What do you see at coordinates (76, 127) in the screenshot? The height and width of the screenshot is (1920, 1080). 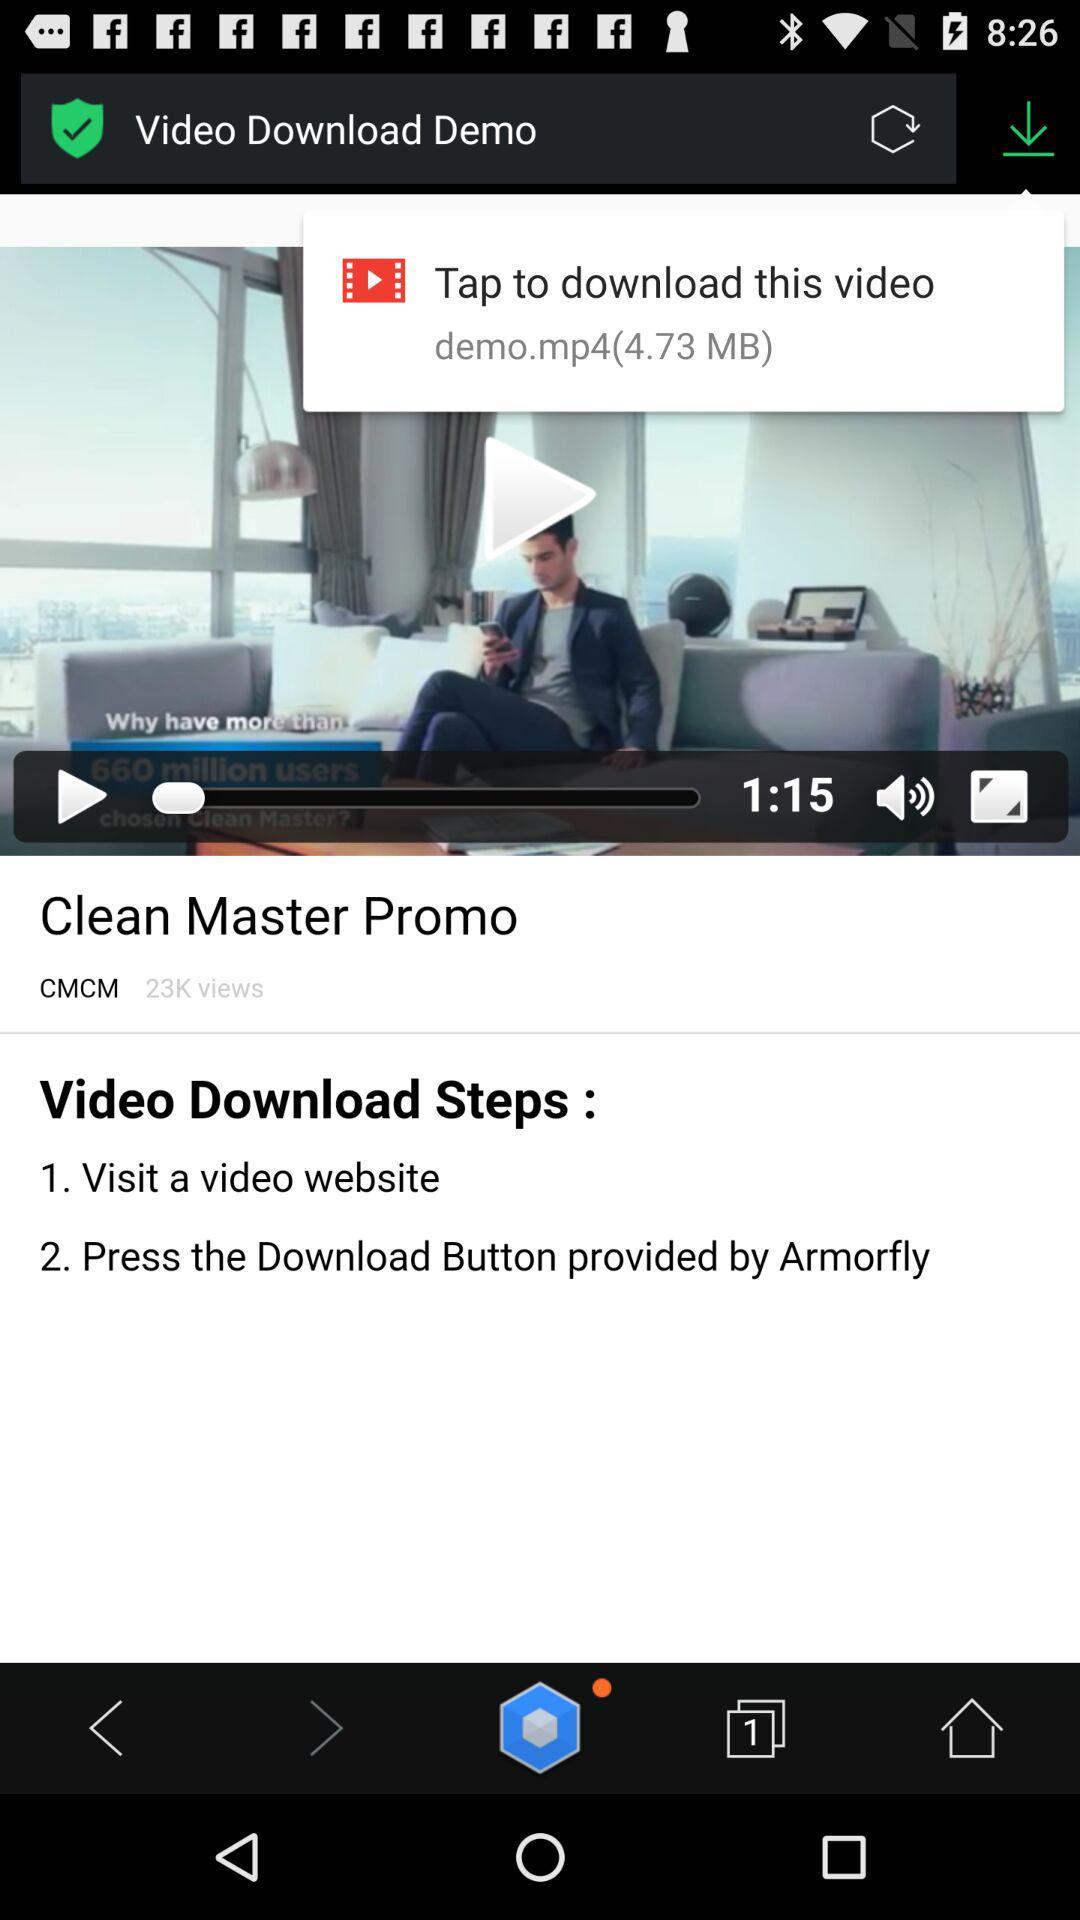 I see `page` at bounding box center [76, 127].